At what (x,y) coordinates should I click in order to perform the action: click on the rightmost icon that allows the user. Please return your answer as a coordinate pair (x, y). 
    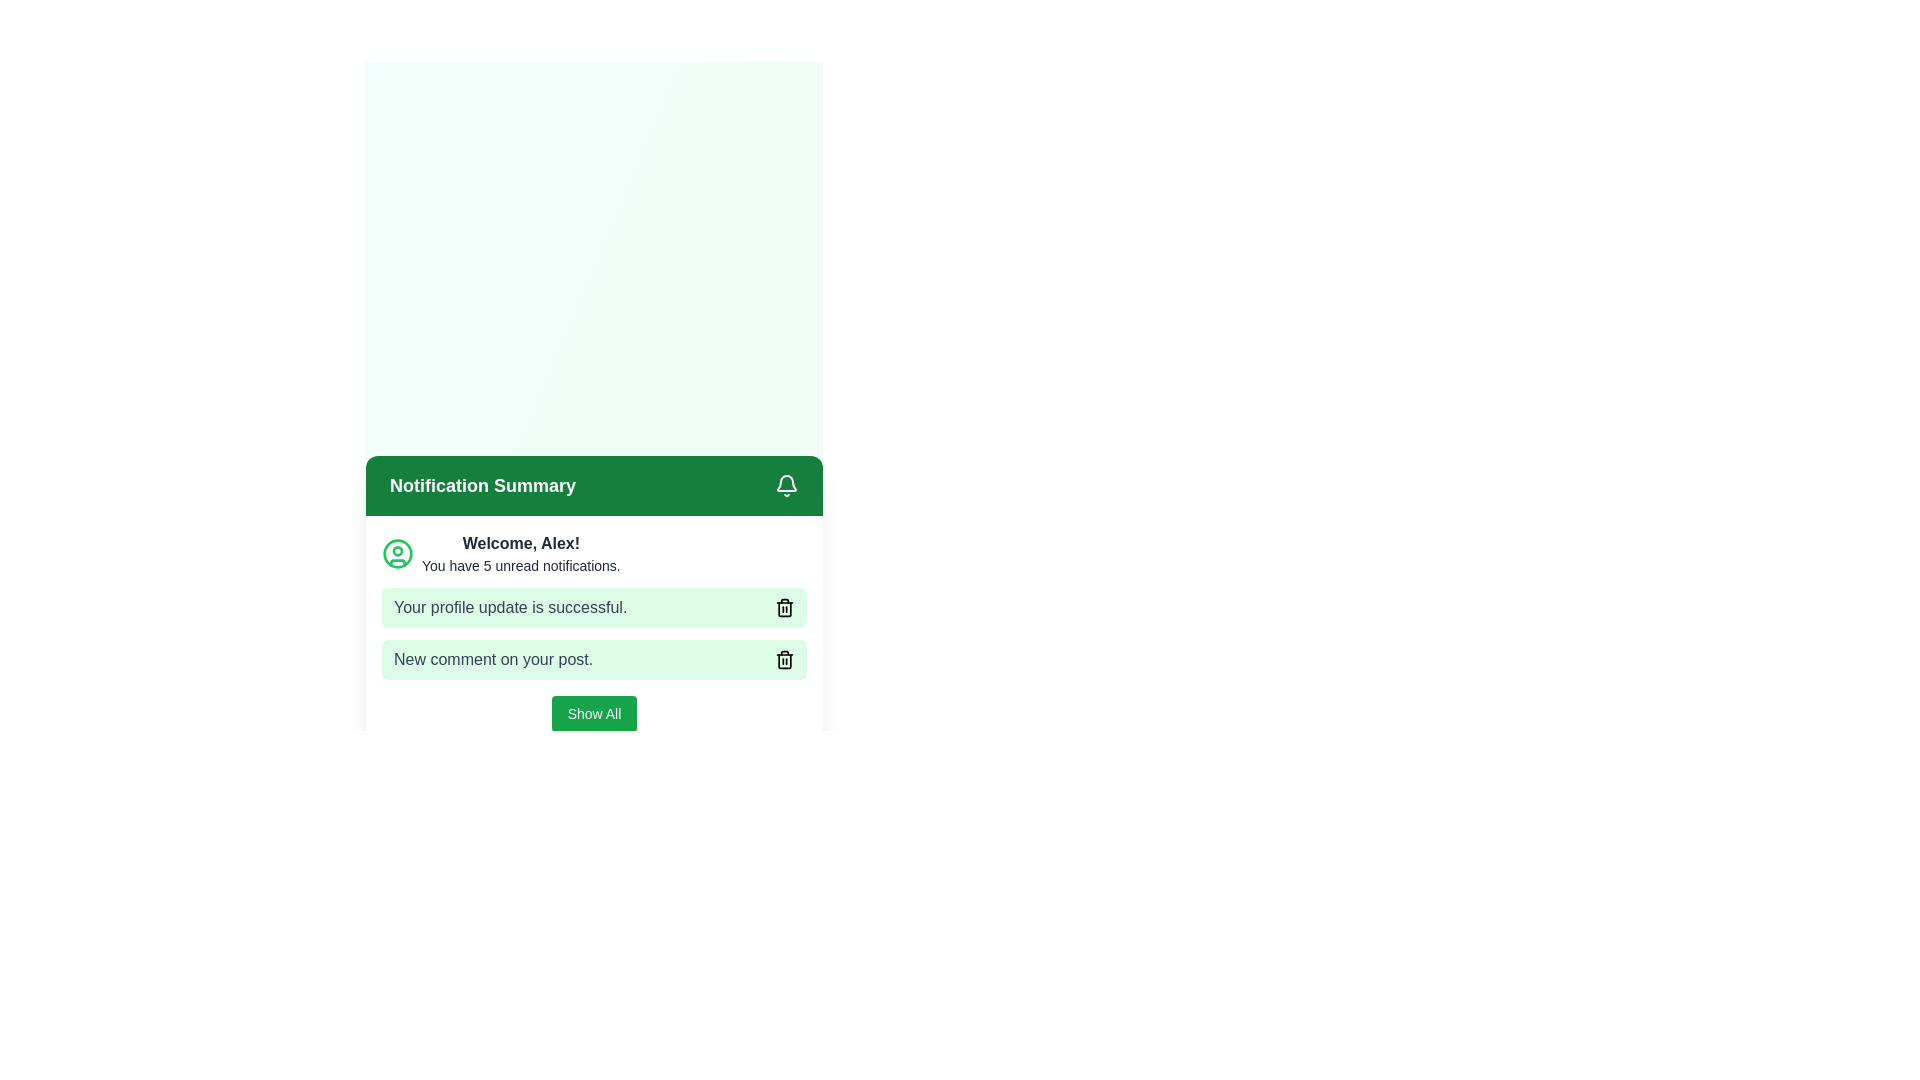
    Looking at the image, I should click on (784, 607).